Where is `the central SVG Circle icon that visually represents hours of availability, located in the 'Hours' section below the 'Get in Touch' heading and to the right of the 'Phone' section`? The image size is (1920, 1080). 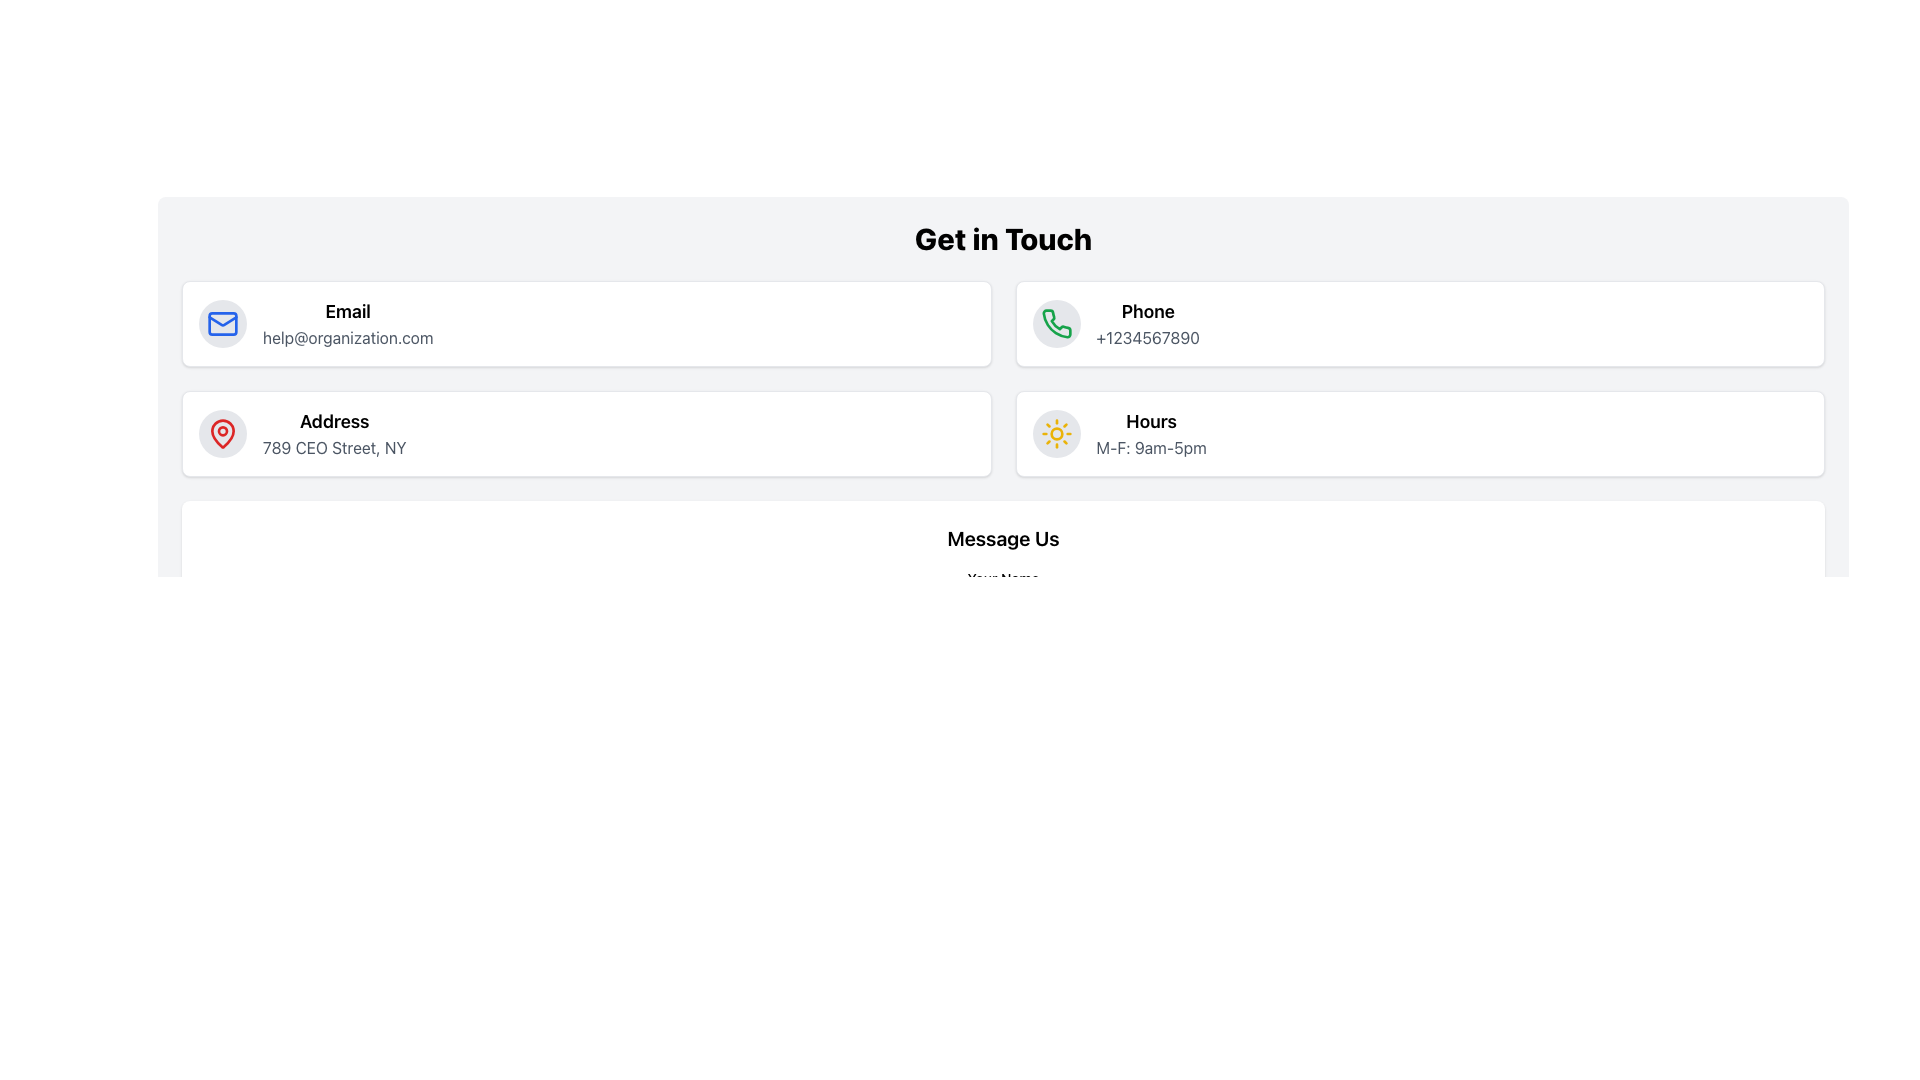 the central SVG Circle icon that visually represents hours of availability, located in the 'Hours' section below the 'Get in Touch' heading and to the right of the 'Phone' section is located at coordinates (1055, 433).